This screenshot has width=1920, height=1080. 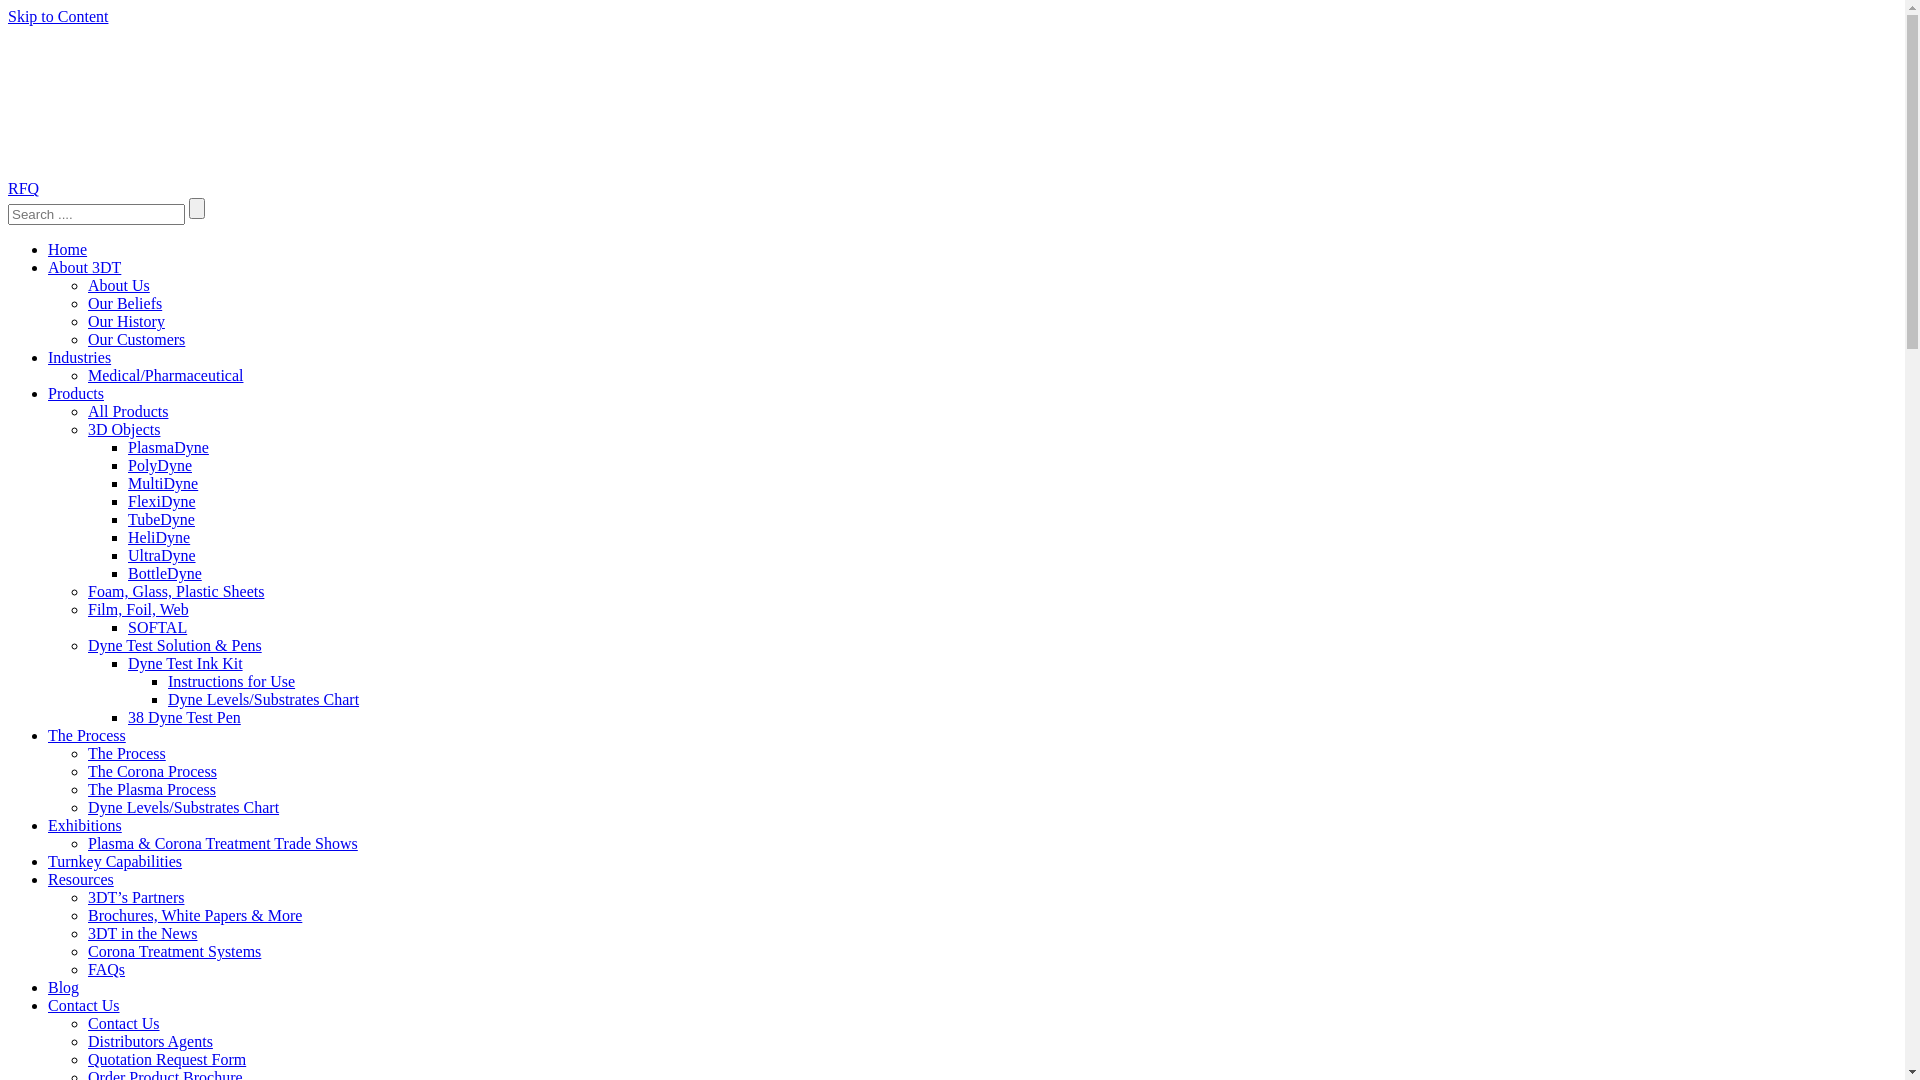 What do you see at coordinates (184, 716) in the screenshot?
I see `'38 Dyne Test Pen'` at bounding box center [184, 716].